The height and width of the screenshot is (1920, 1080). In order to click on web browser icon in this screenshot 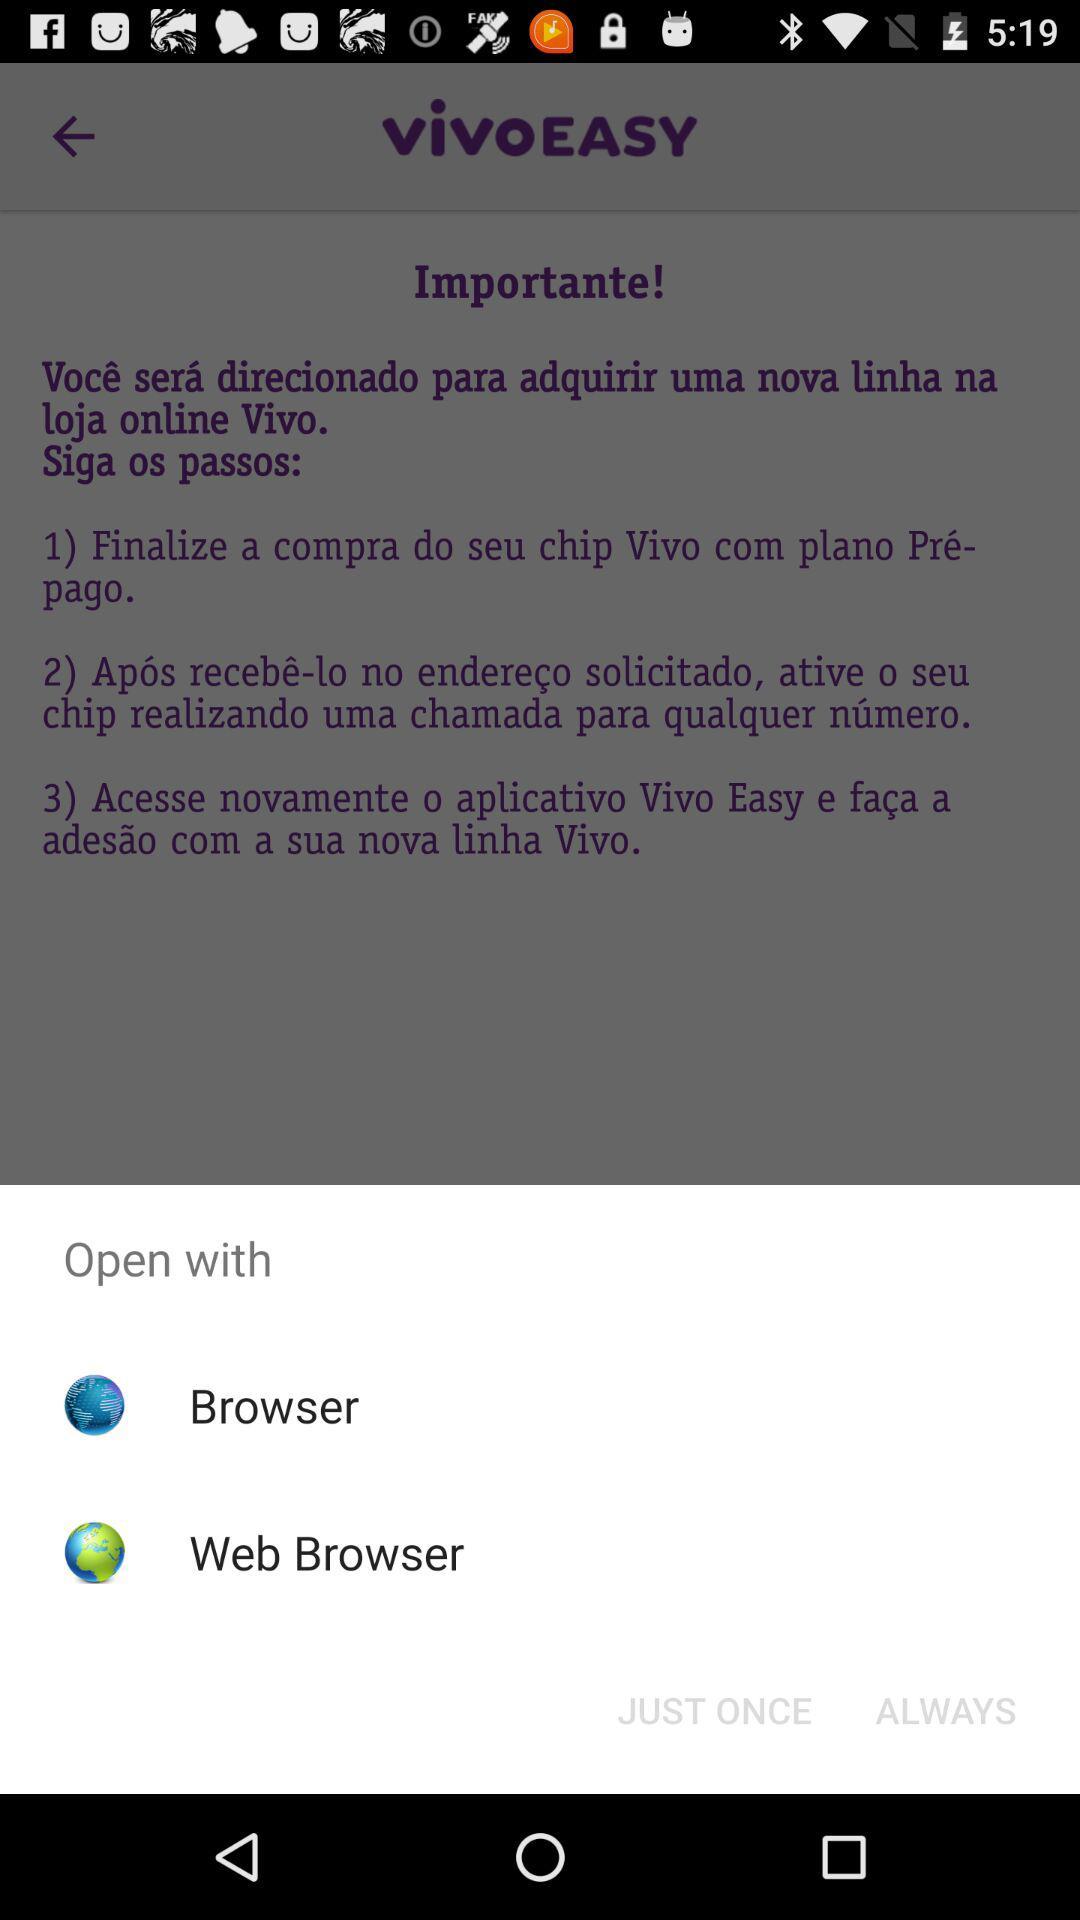, I will do `click(325, 1551)`.